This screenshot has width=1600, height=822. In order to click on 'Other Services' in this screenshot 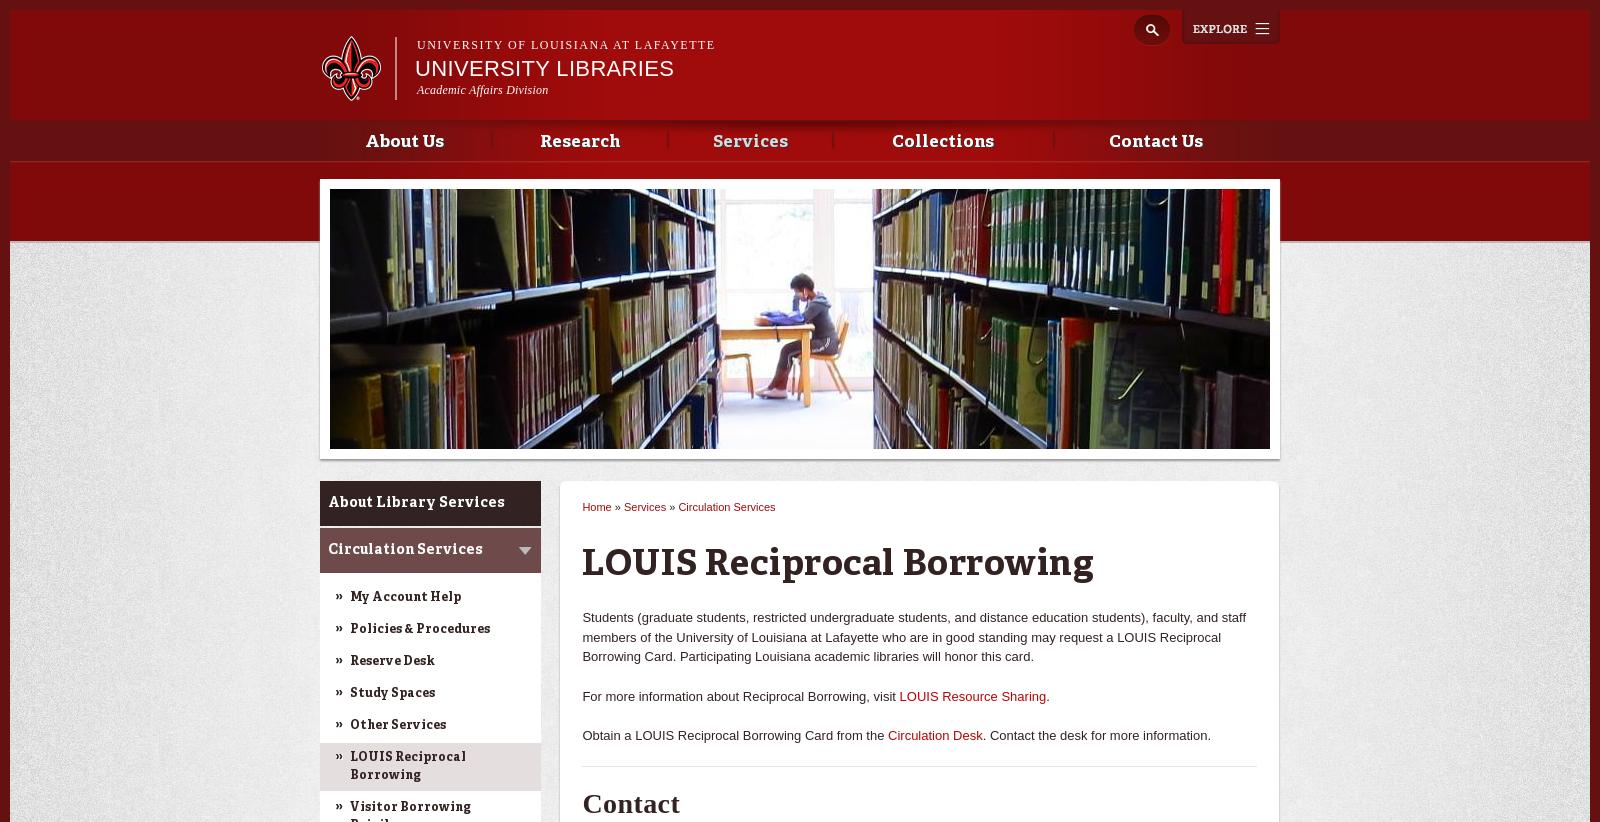, I will do `click(397, 725)`.